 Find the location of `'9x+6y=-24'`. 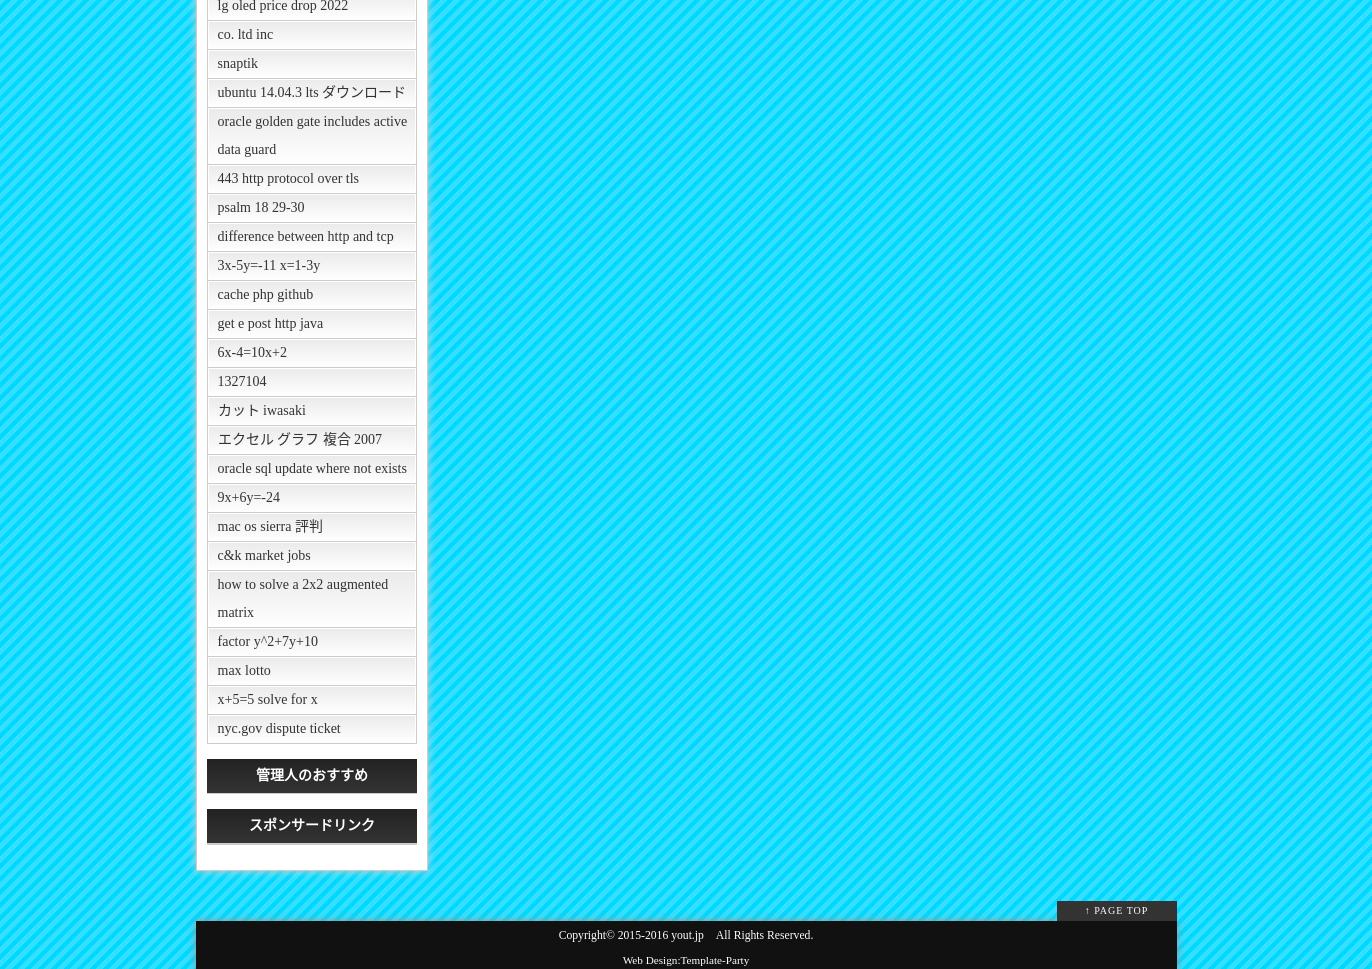

'9x+6y=-24' is located at coordinates (217, 496).